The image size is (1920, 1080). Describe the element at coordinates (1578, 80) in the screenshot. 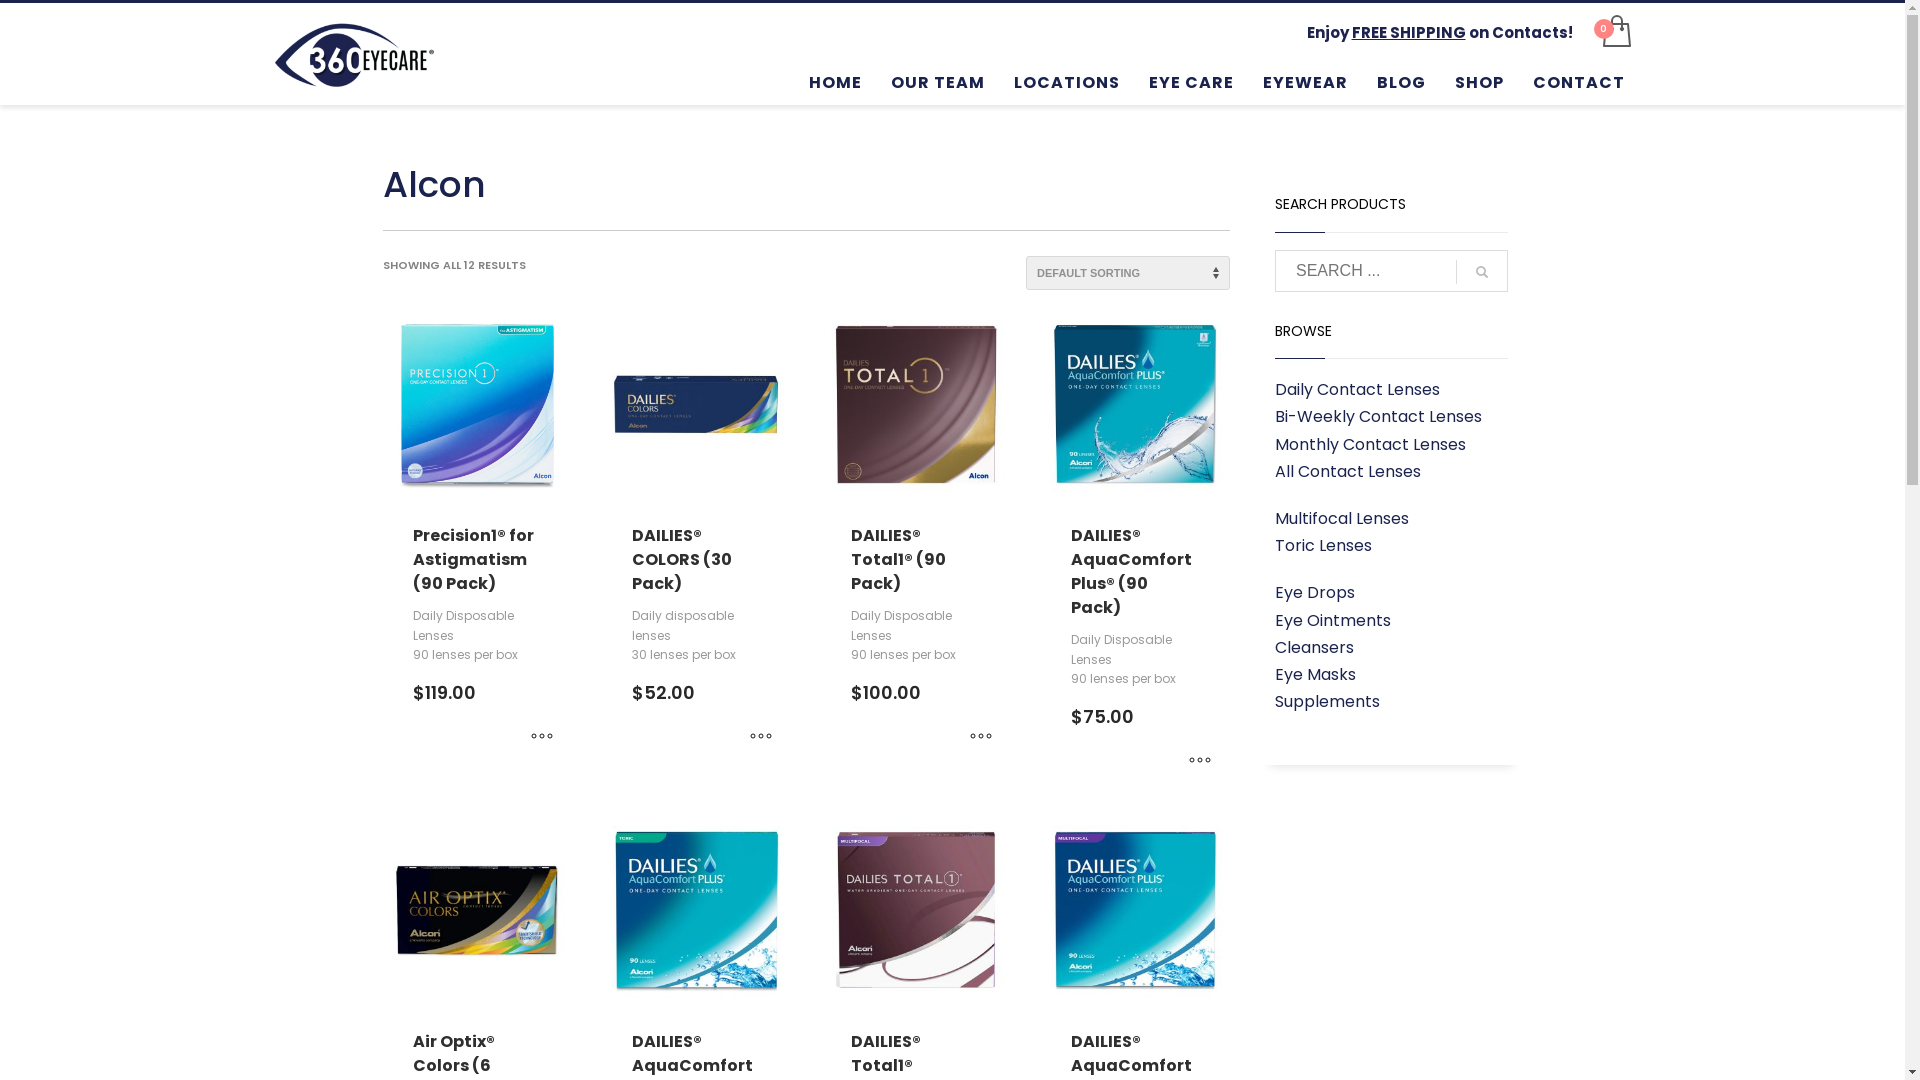

I see `'CONTACT'` at that location.